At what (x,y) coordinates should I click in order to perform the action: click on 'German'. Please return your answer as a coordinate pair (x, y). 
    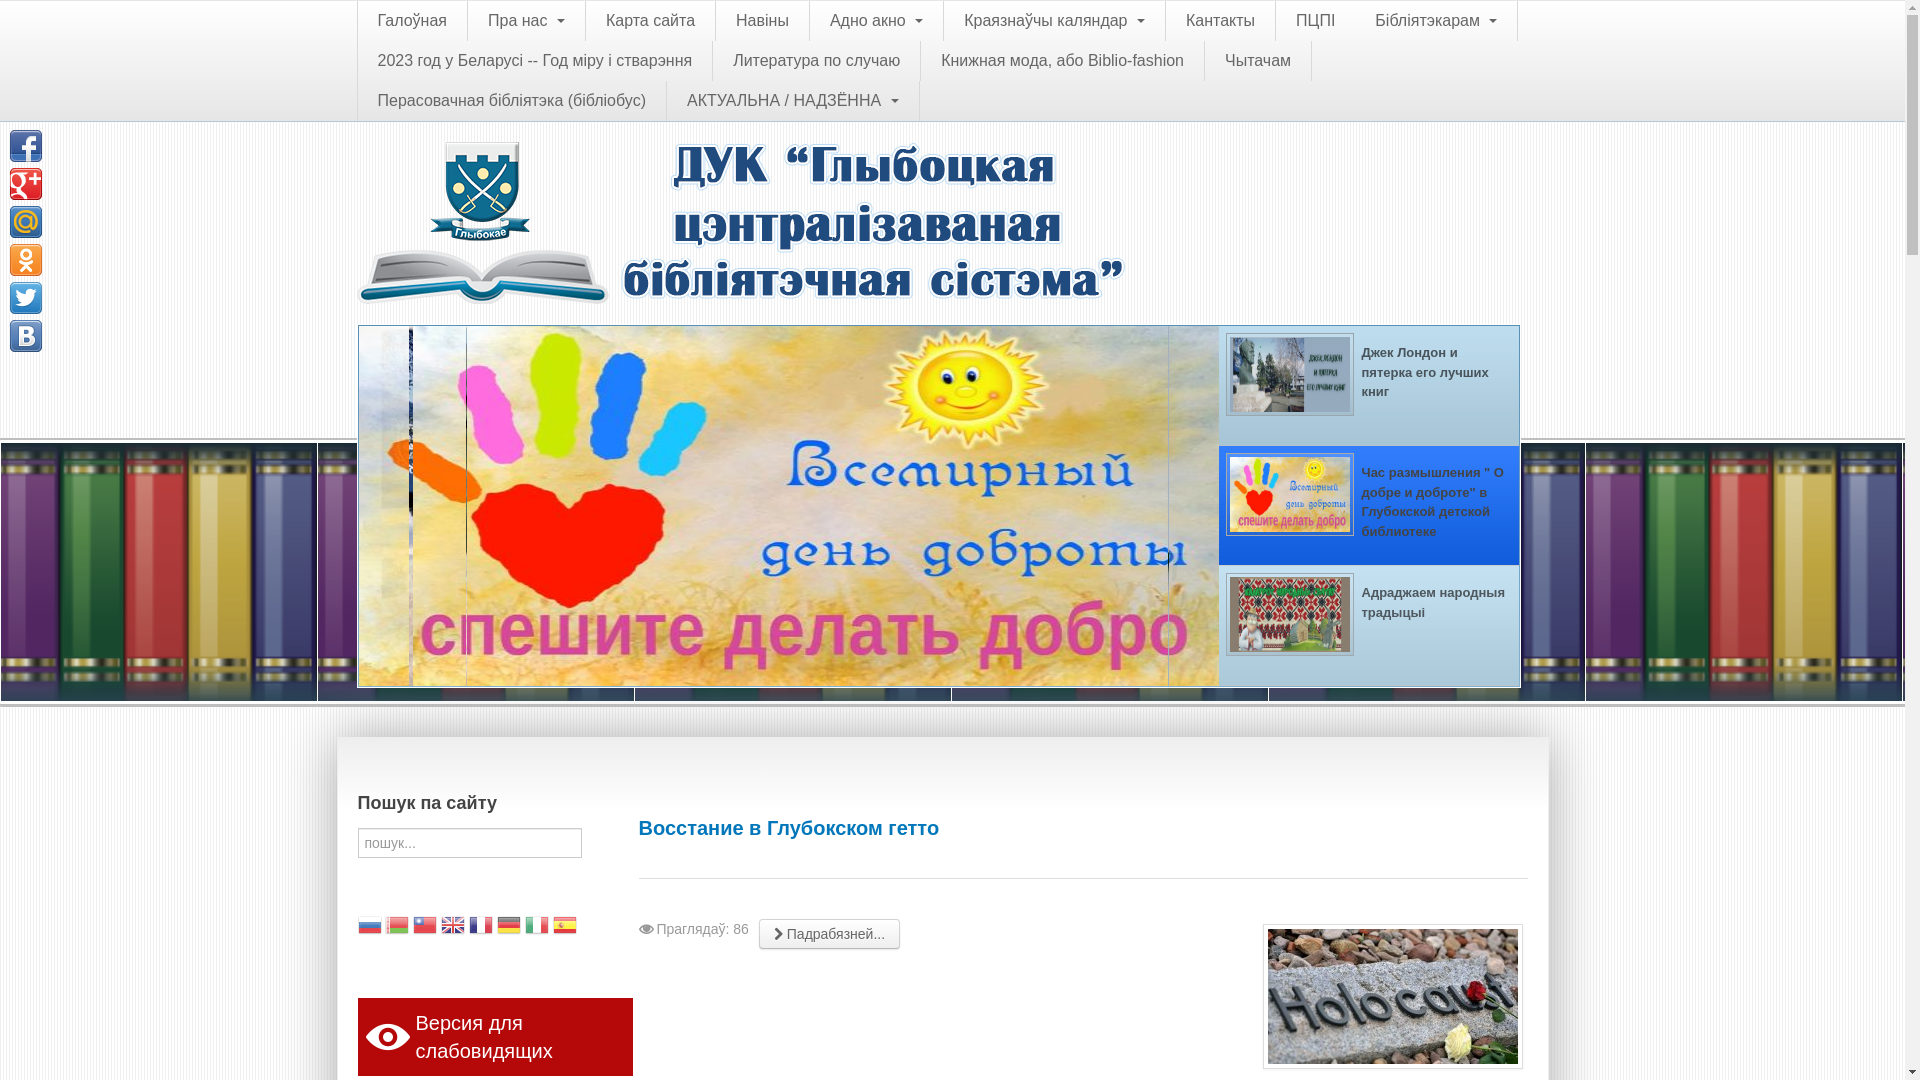
    Looking at the image, I should click on (508, 927).